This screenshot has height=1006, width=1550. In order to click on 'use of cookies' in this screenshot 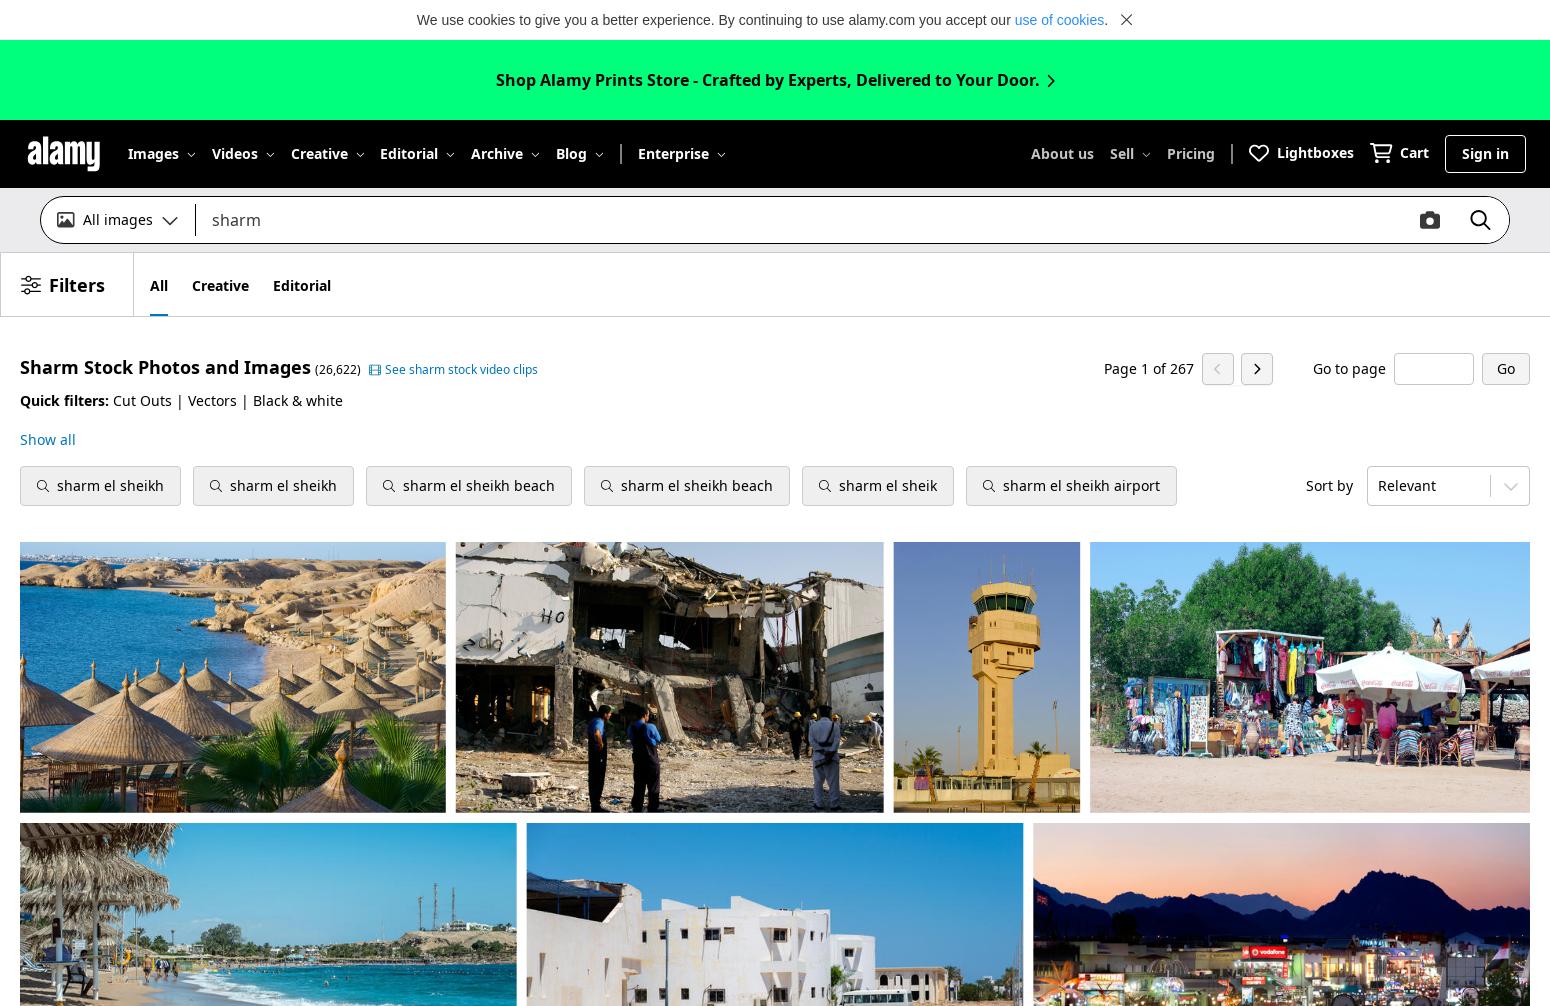, I will do `click(1014, 20)`.